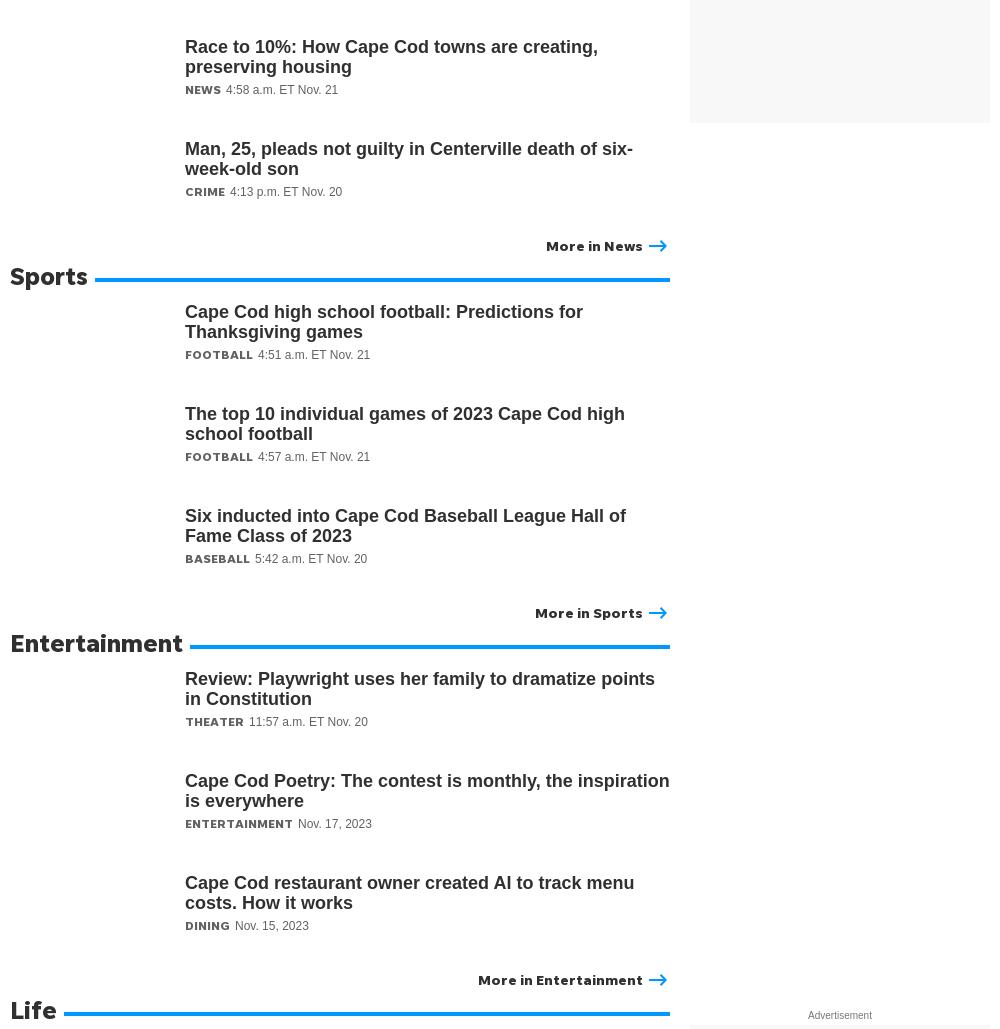 This screenshot has height=1029, width=1000. I want to click on 'More in Sports', so click(588, 612).